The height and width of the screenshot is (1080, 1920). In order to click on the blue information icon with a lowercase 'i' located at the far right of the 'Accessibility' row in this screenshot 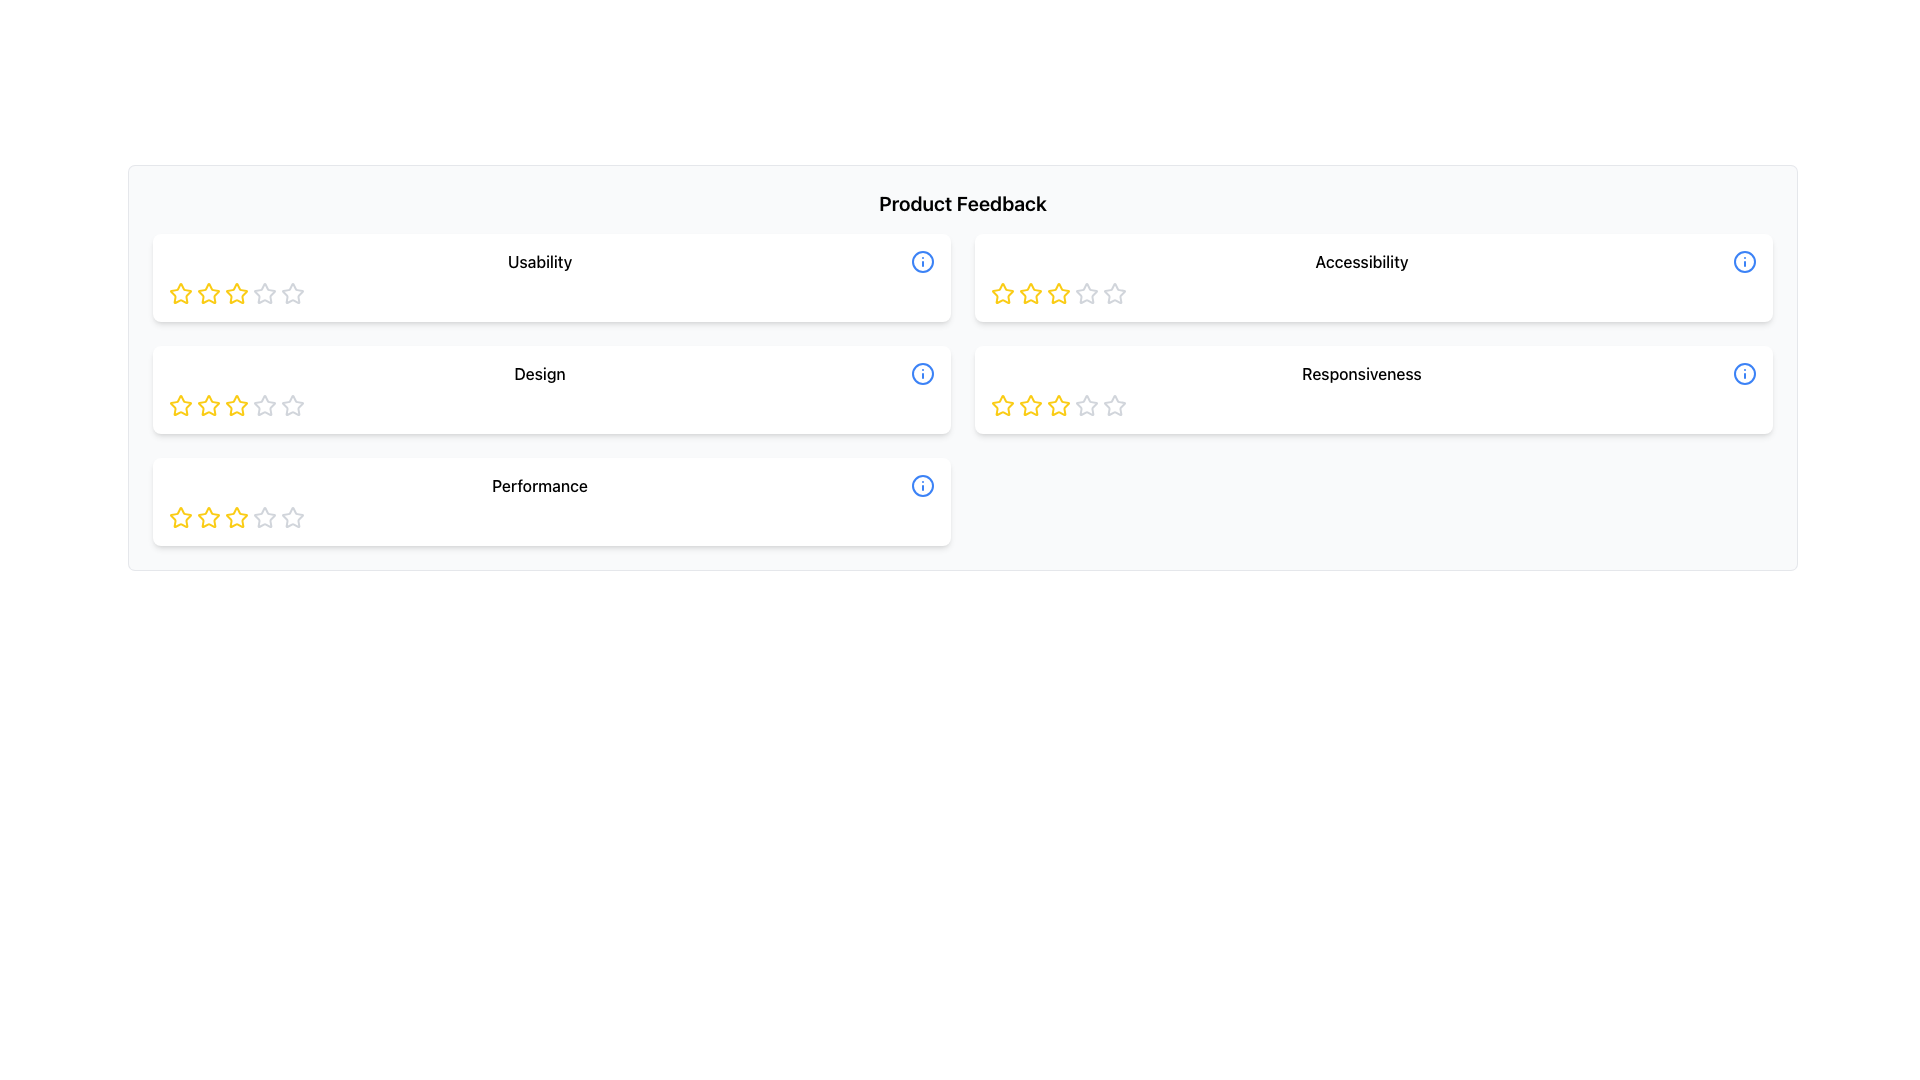, I will do `click(1744, 261)`.